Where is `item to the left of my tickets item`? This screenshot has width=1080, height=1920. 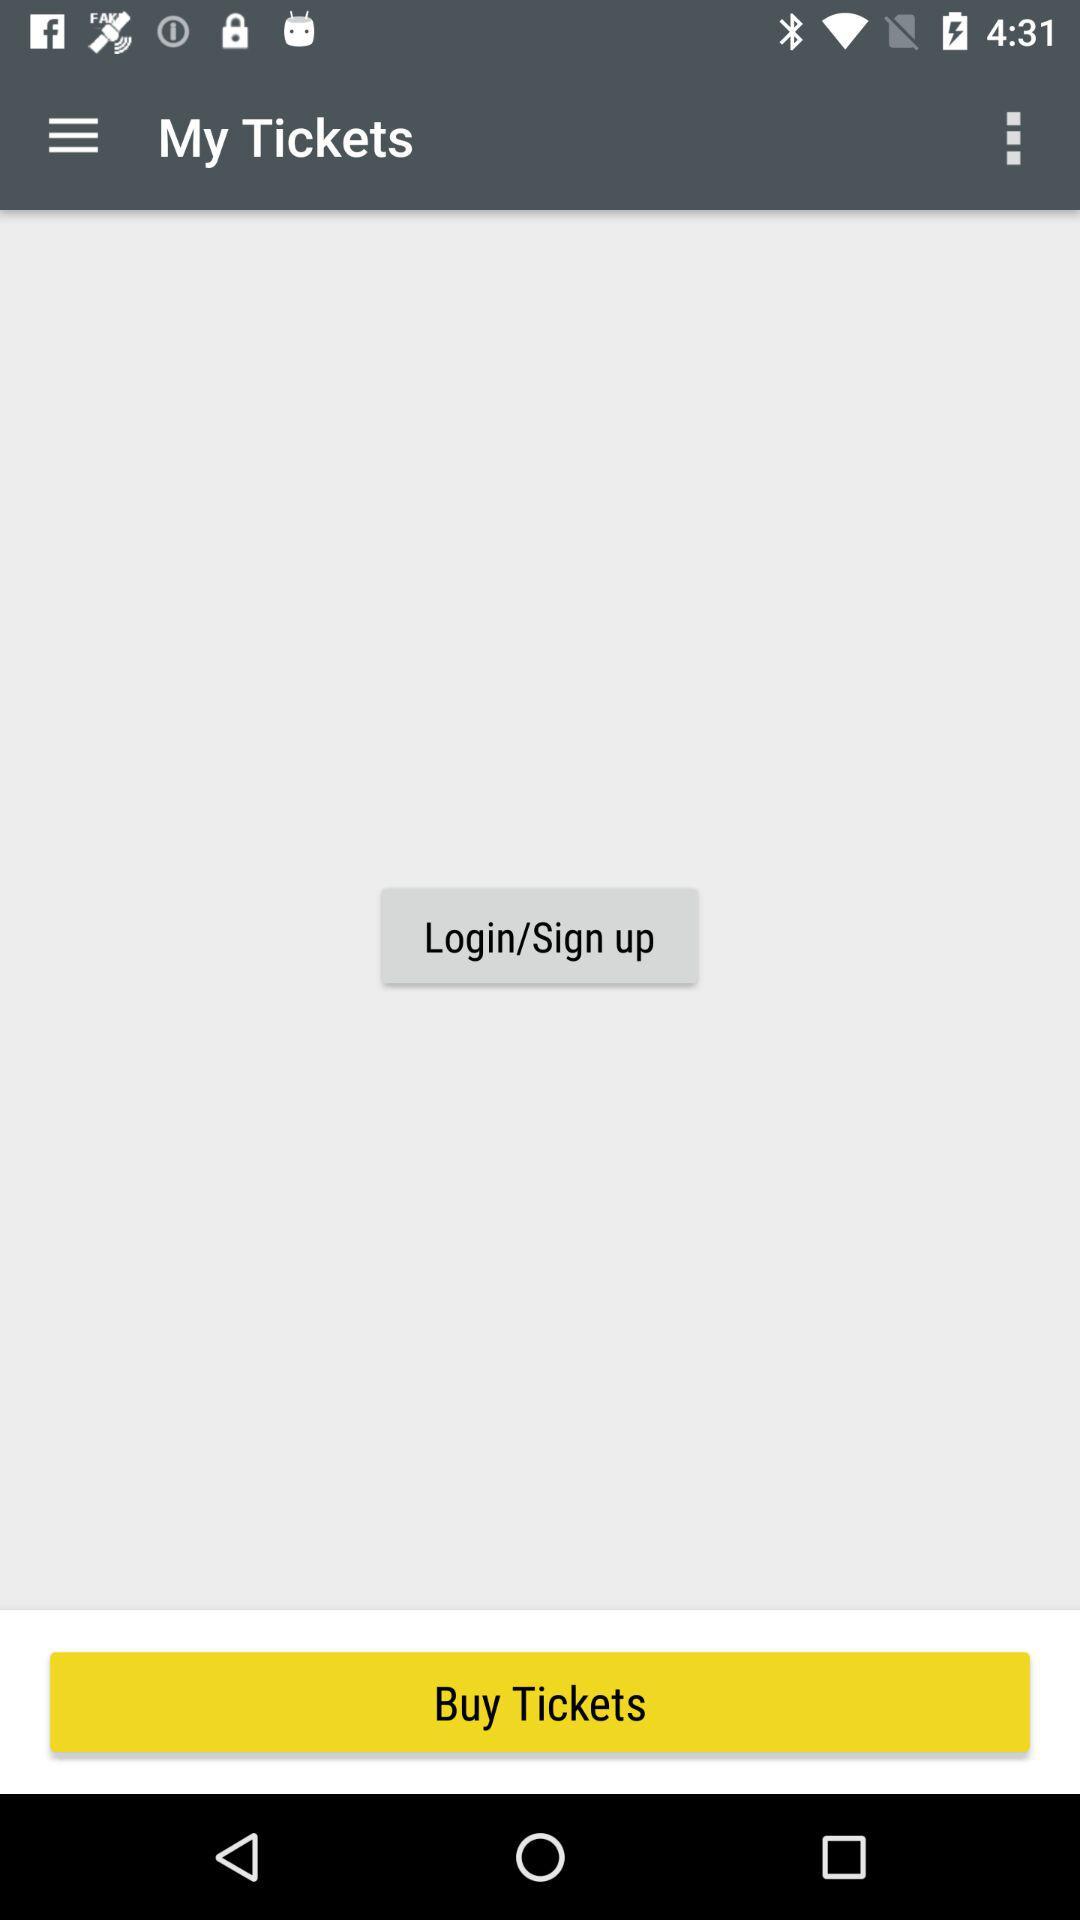
item to the left of my tickets item is located at coordinates (72, 135).